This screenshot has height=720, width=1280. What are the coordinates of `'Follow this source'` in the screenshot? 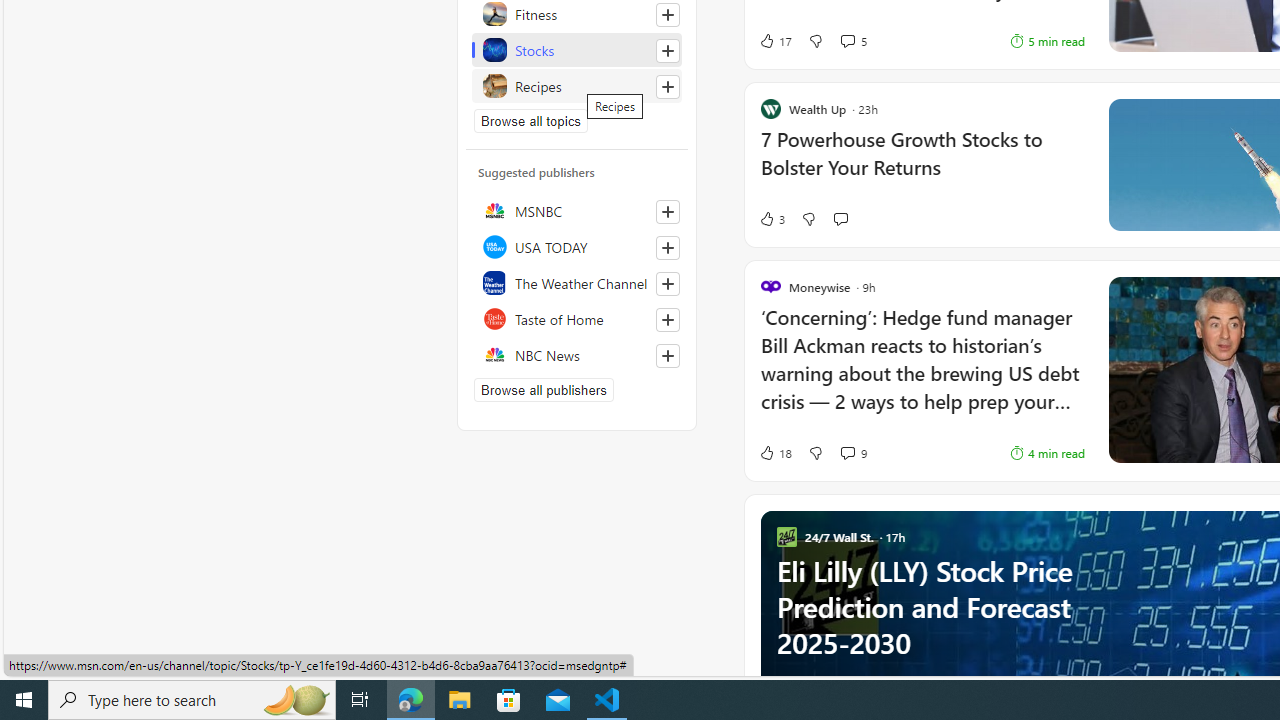 It's located at (668, 355).